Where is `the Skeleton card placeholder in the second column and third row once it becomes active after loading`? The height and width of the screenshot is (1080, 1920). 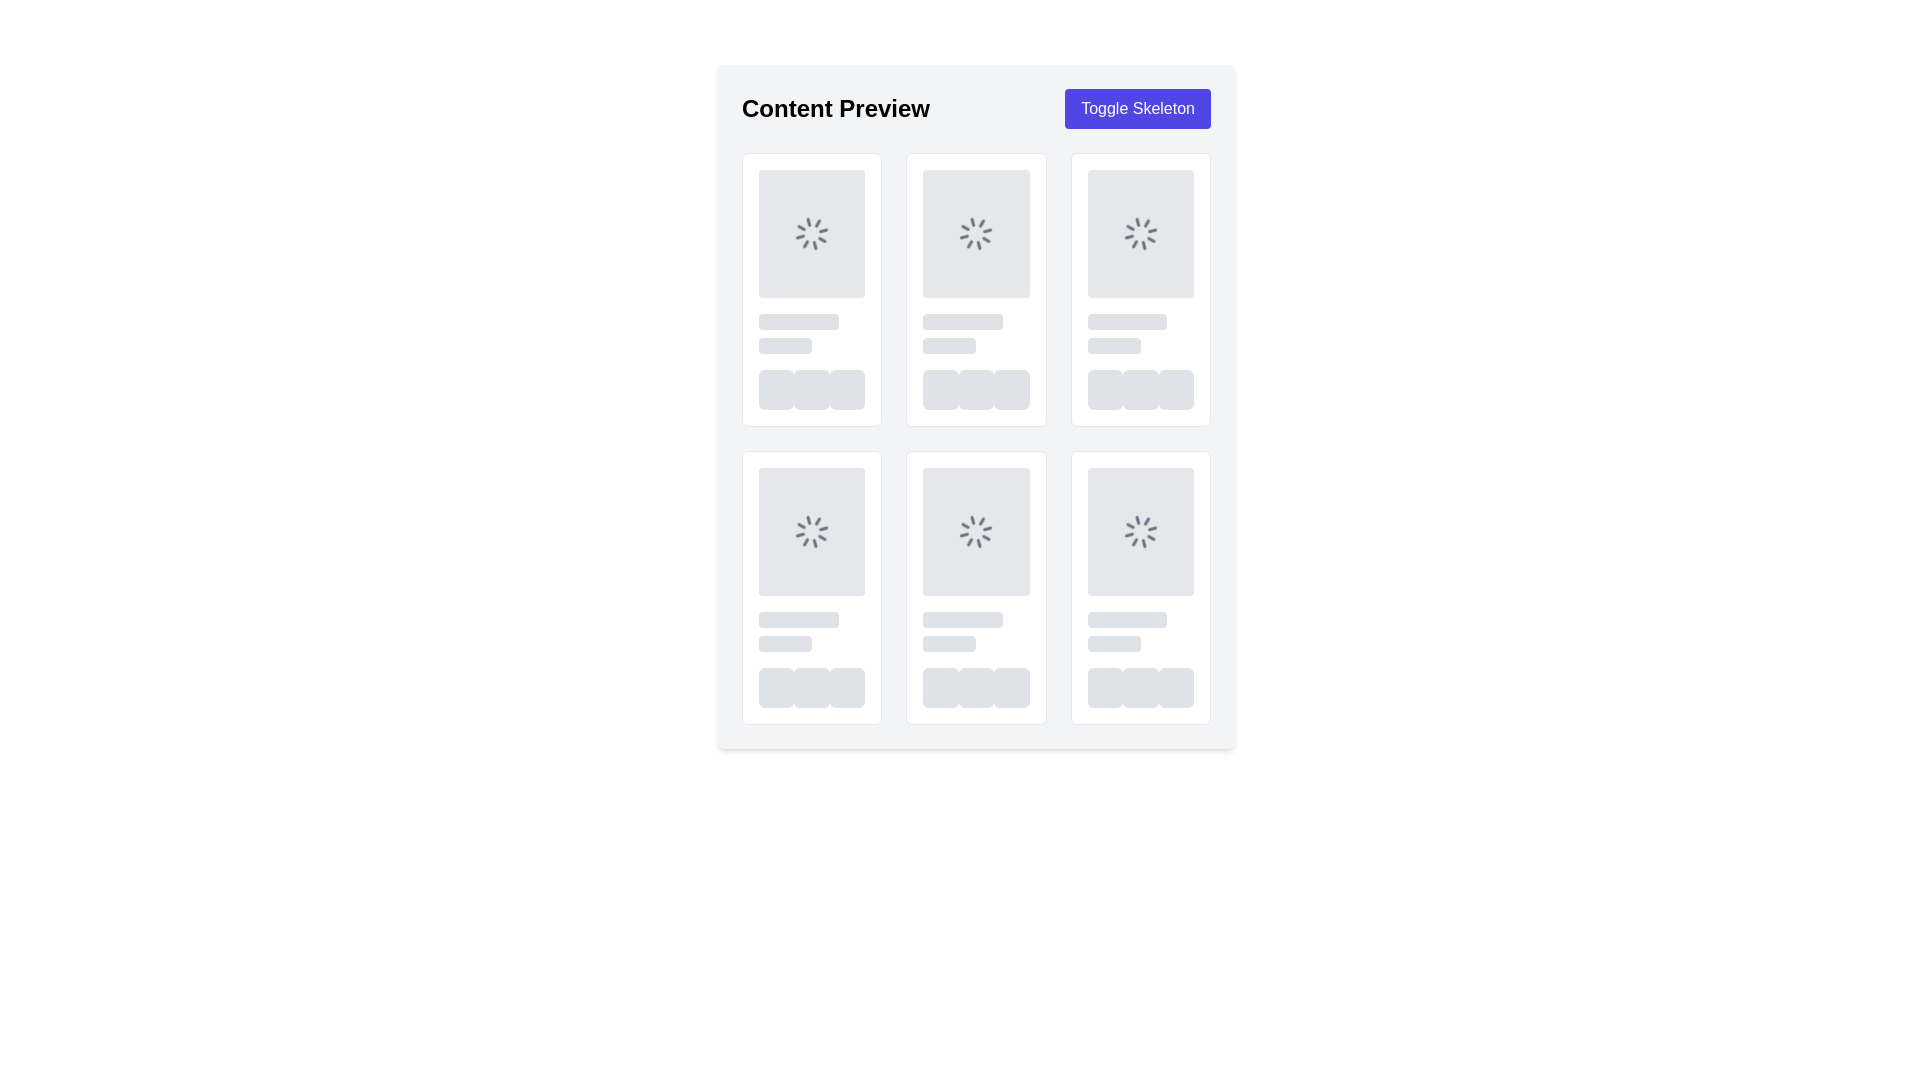 the Skeleton card placeholder in the second column and third row once it becomes active after loading is located at coordinates (976, 586).